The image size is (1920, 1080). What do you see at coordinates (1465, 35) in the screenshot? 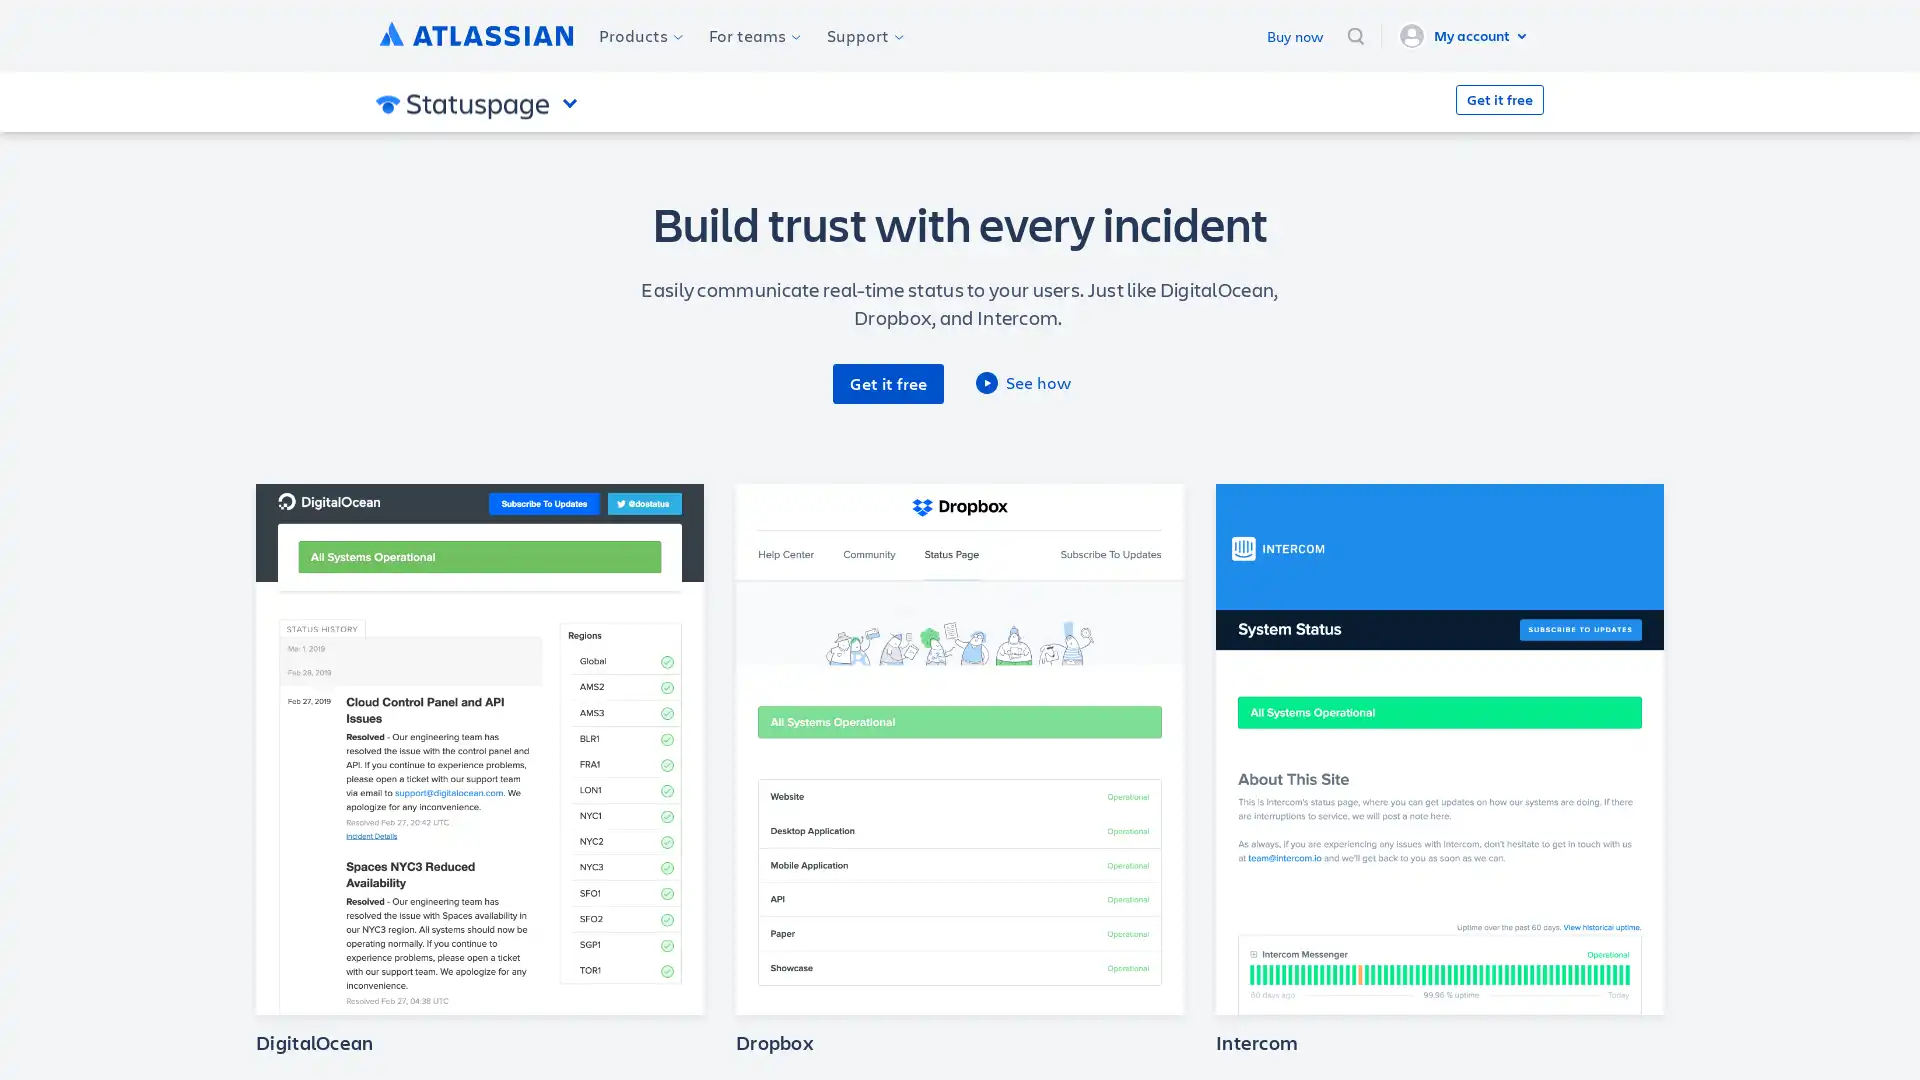
I see `My account open` at bounding box center [1465, 35].